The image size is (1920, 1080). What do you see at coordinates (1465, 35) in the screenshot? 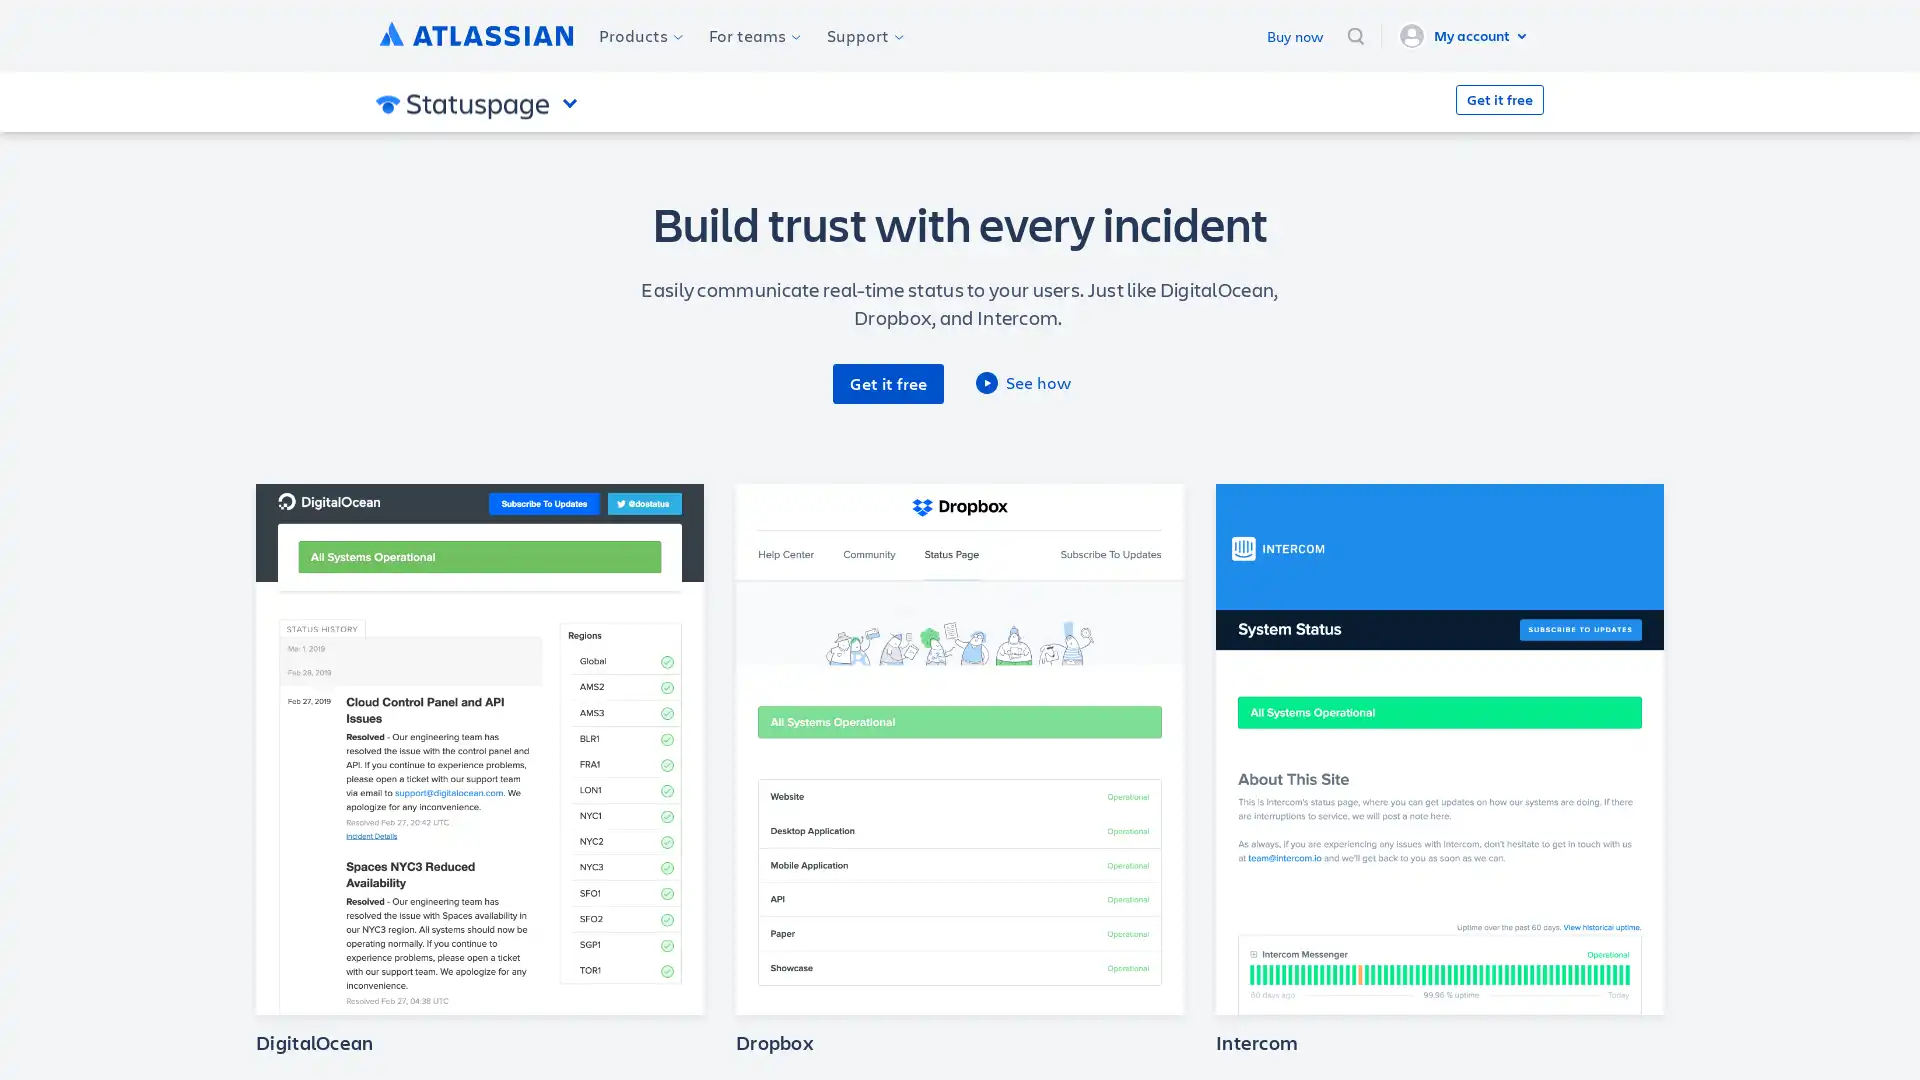
I see `My account open` at bounding box center [1465, 35].